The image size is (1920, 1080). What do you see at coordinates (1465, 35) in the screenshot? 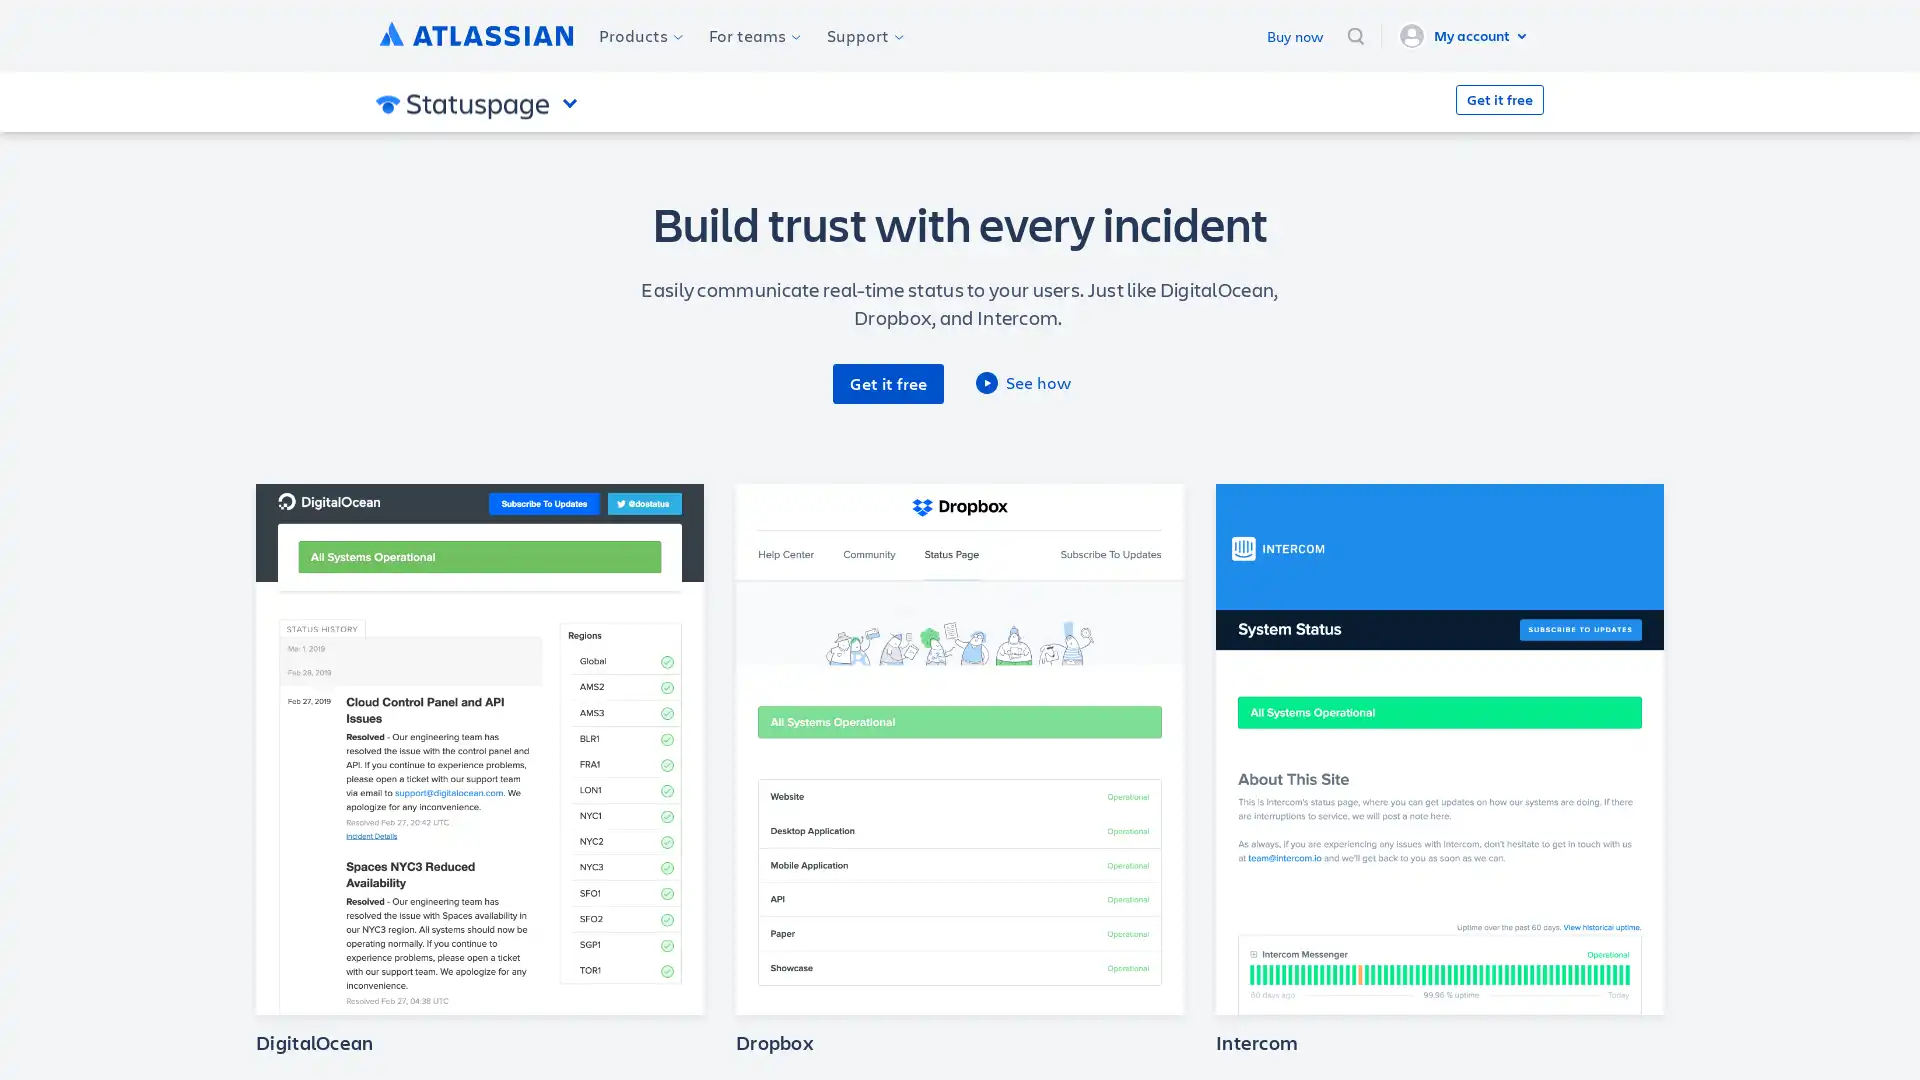
I see `My account open` at bounding box center [1465, 35].